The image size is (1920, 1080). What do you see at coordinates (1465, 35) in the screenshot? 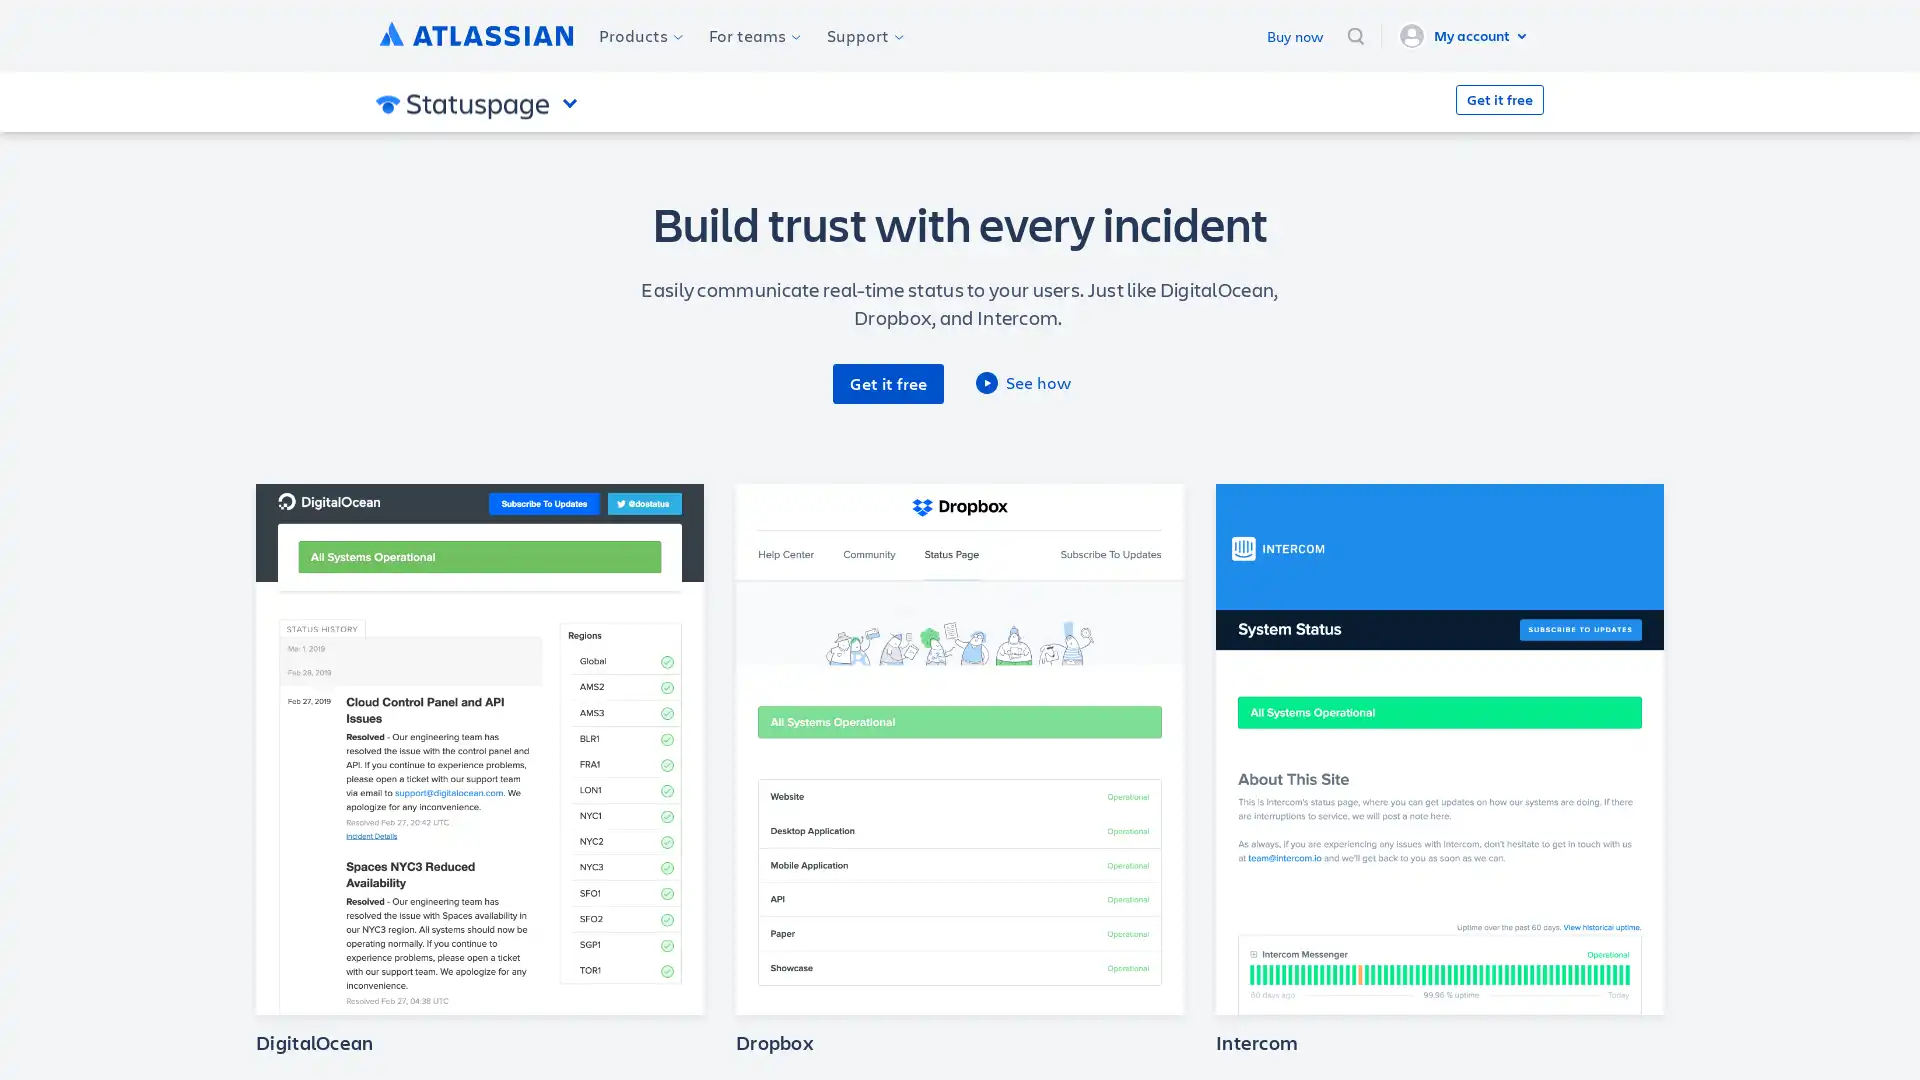
I see `My account open` at bounding box center [1465, 35].